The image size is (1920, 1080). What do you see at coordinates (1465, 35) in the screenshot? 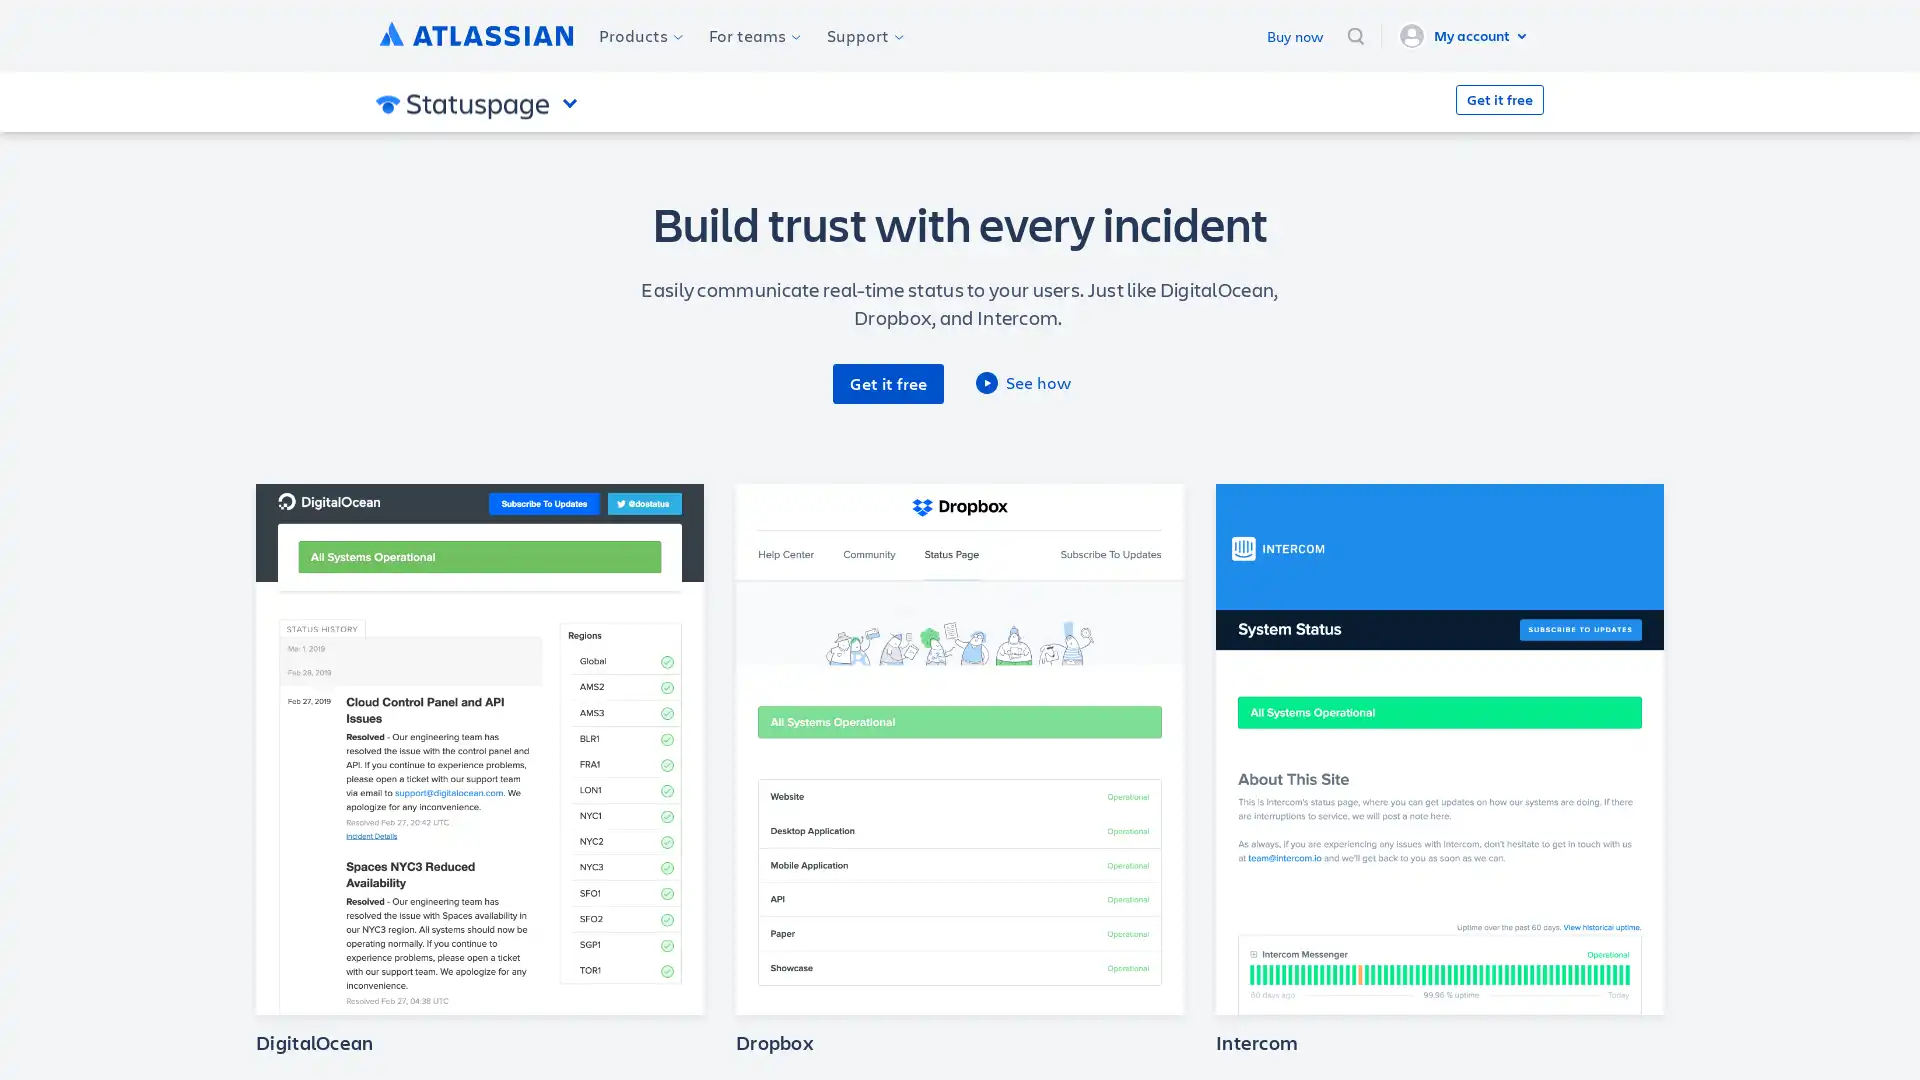
I see `My account open` at bounding box center [1465, 35].